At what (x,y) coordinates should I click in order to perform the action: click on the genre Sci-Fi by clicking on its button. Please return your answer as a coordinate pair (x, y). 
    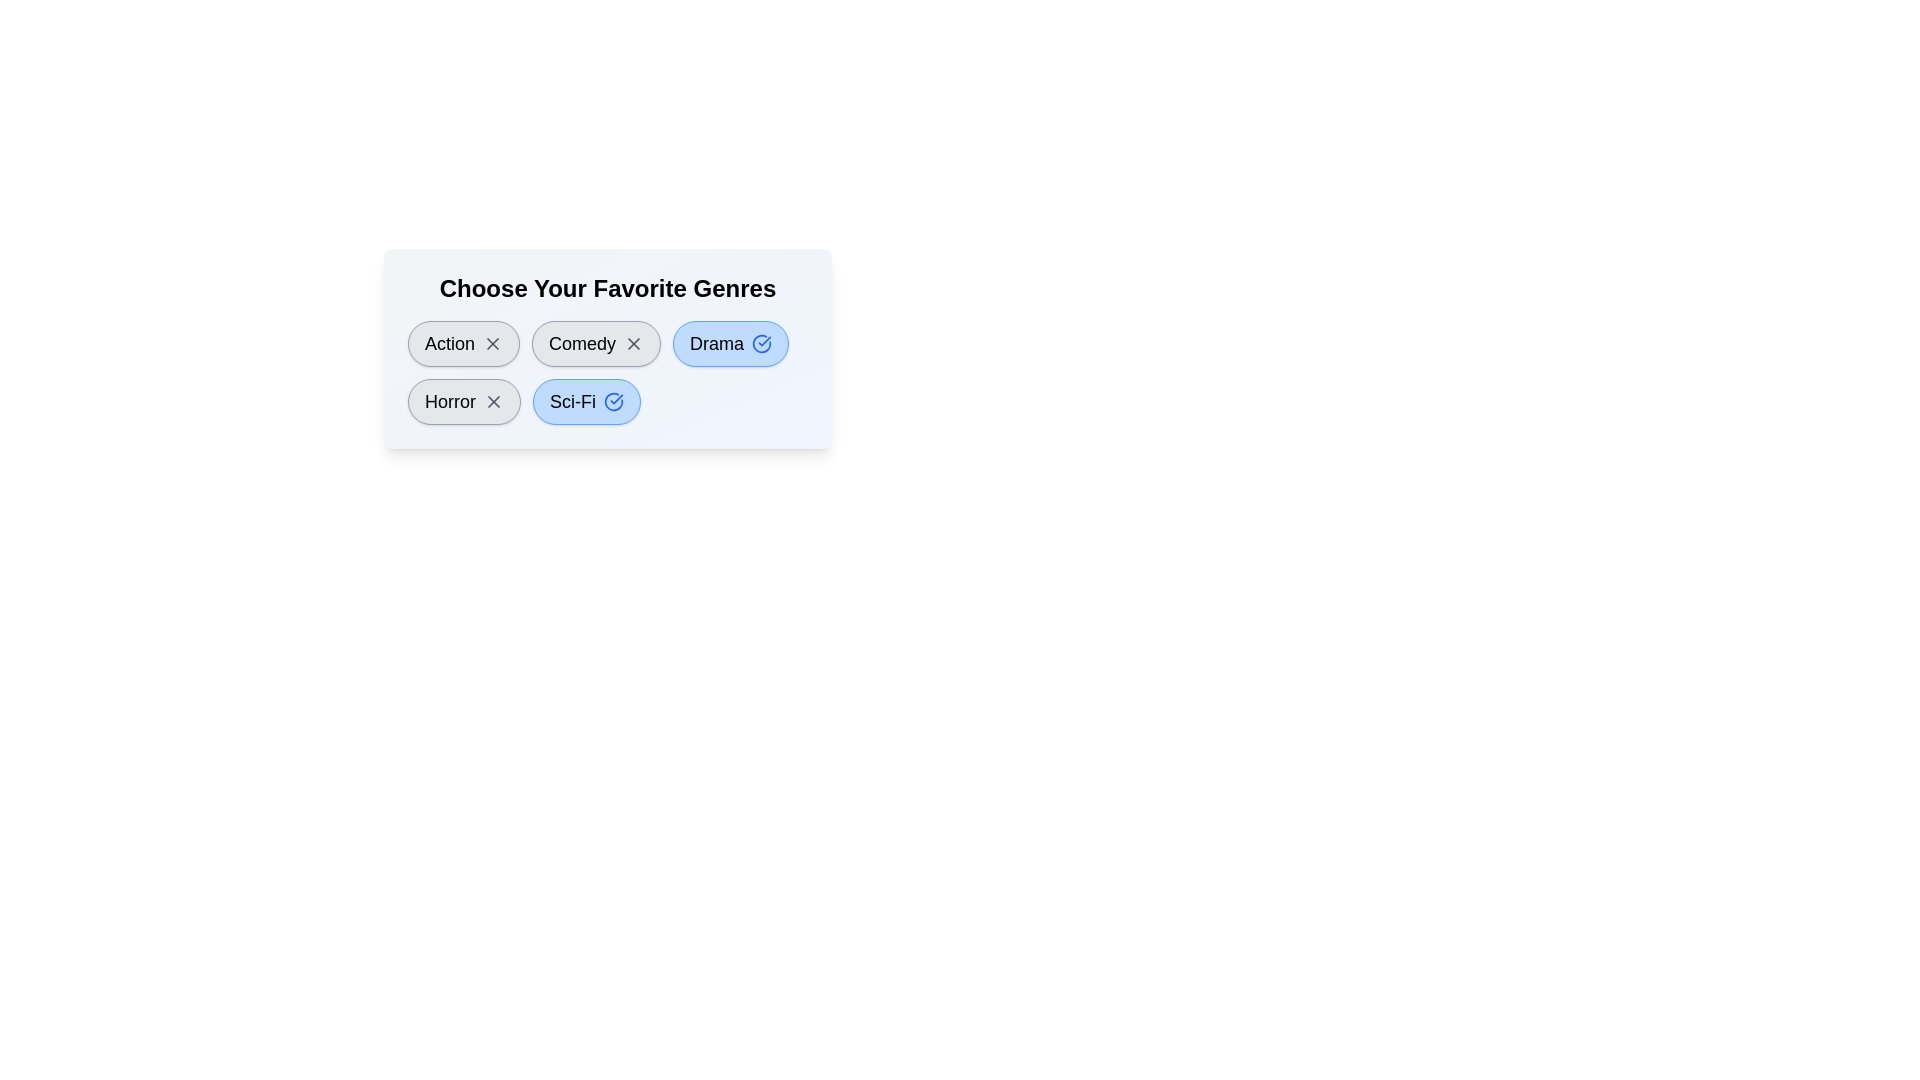
    Looking at the image, I should click on (585, 401).